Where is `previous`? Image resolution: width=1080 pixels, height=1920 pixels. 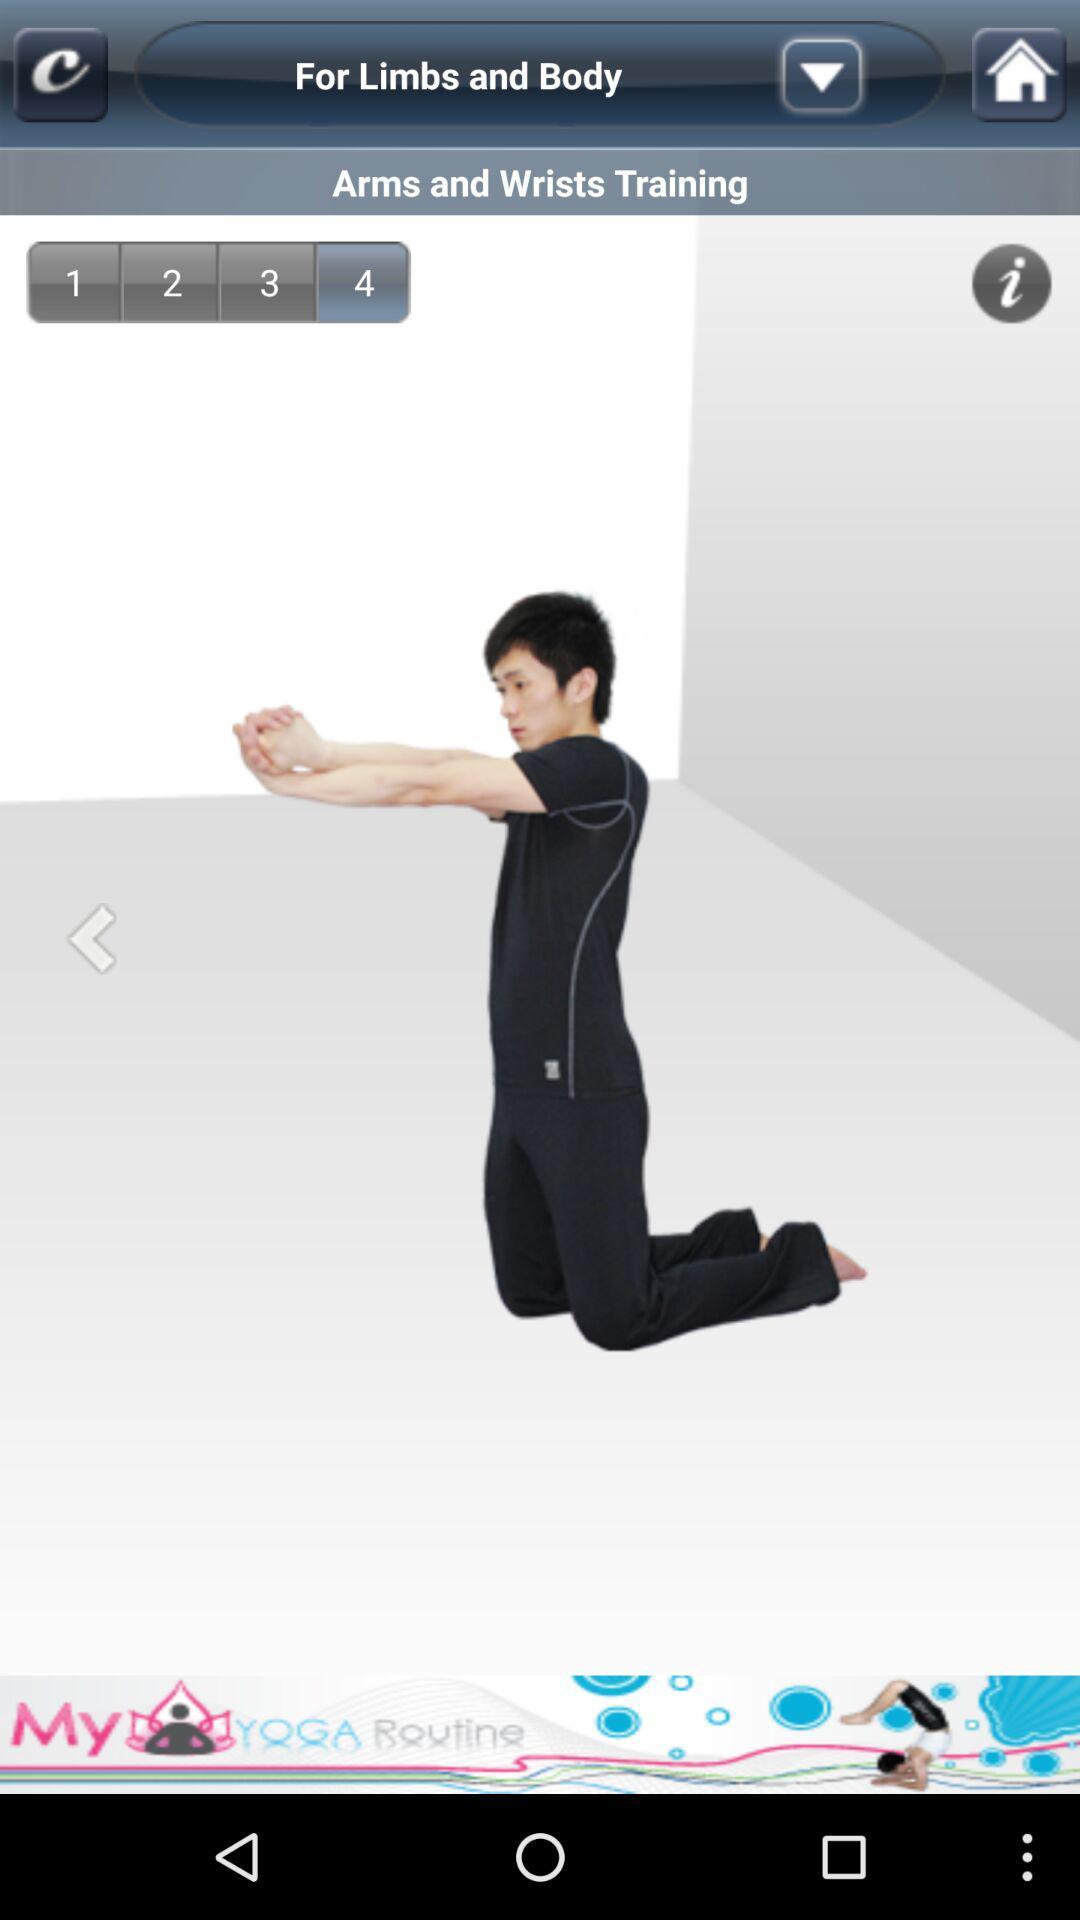
previous is located at coordinates (91, 937).